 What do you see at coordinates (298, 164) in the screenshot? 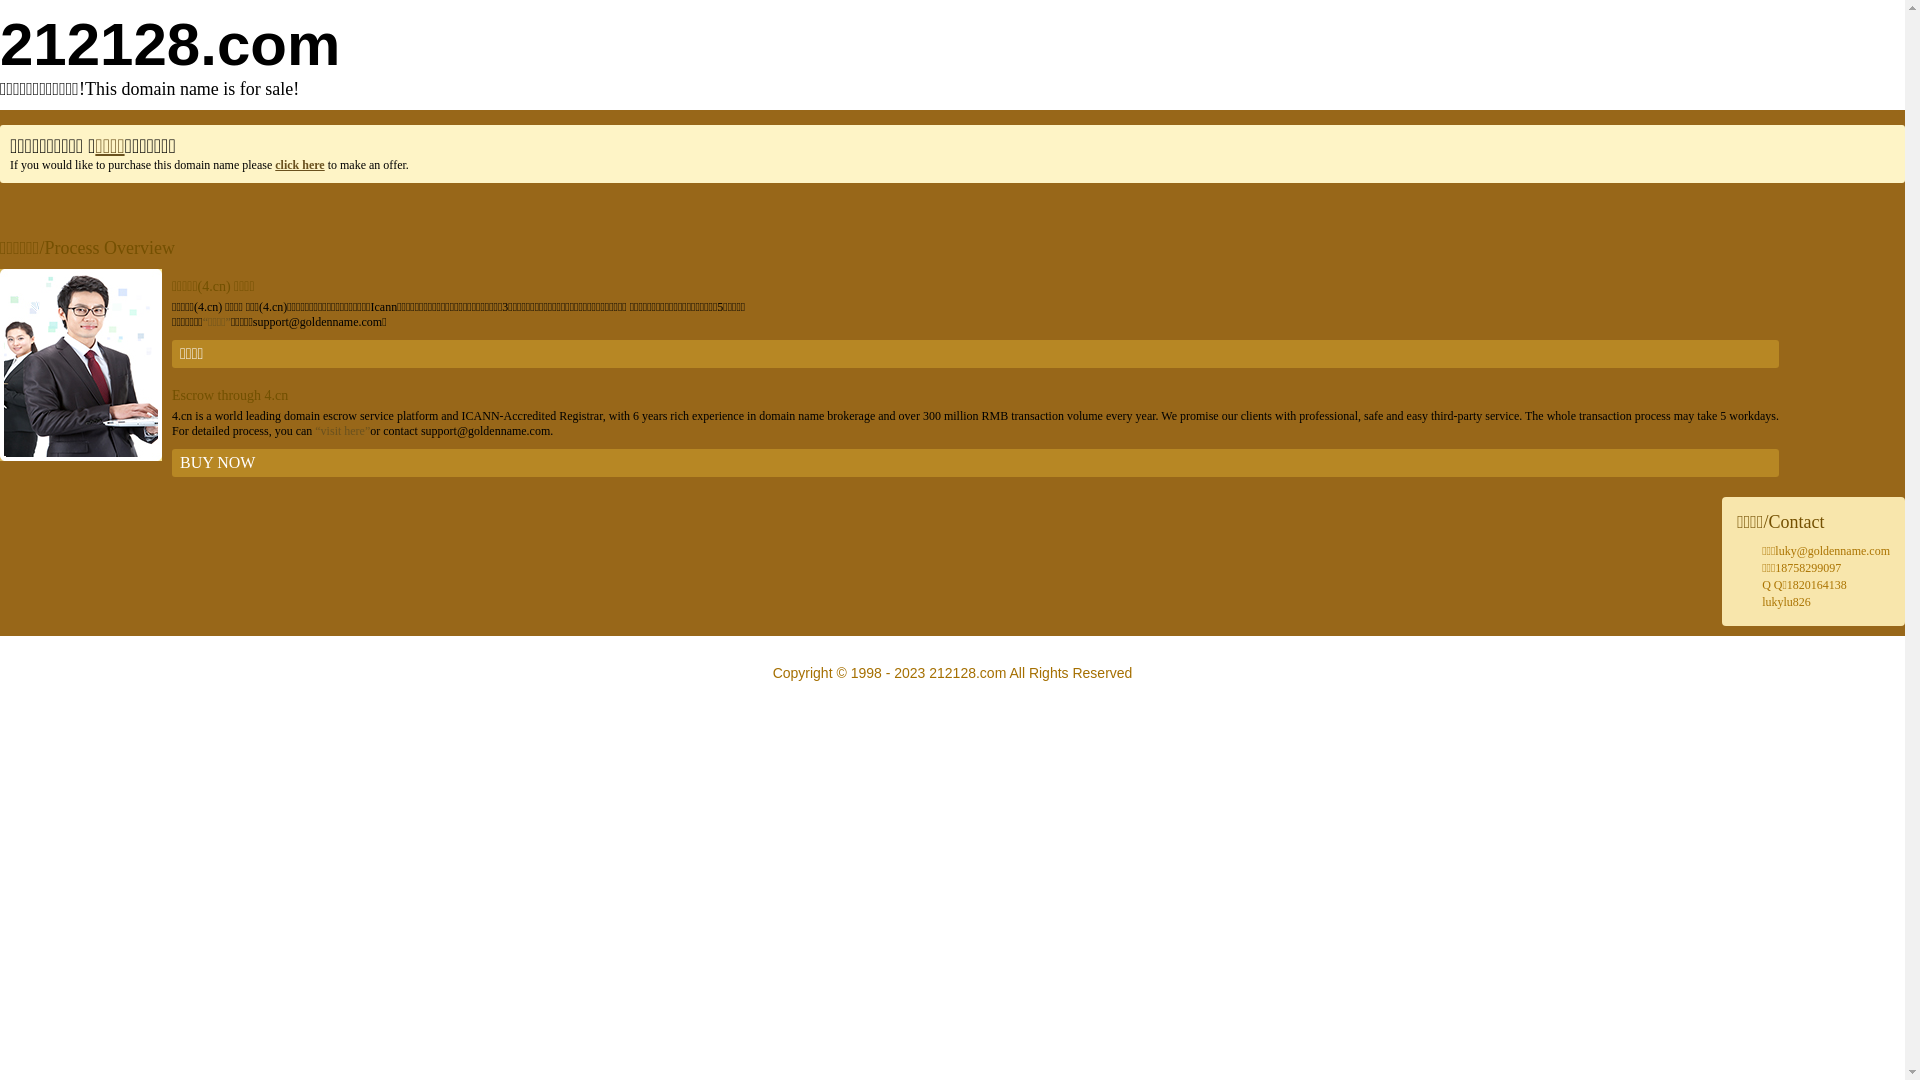
I see `'click here'` at bounding box center [298, 164].